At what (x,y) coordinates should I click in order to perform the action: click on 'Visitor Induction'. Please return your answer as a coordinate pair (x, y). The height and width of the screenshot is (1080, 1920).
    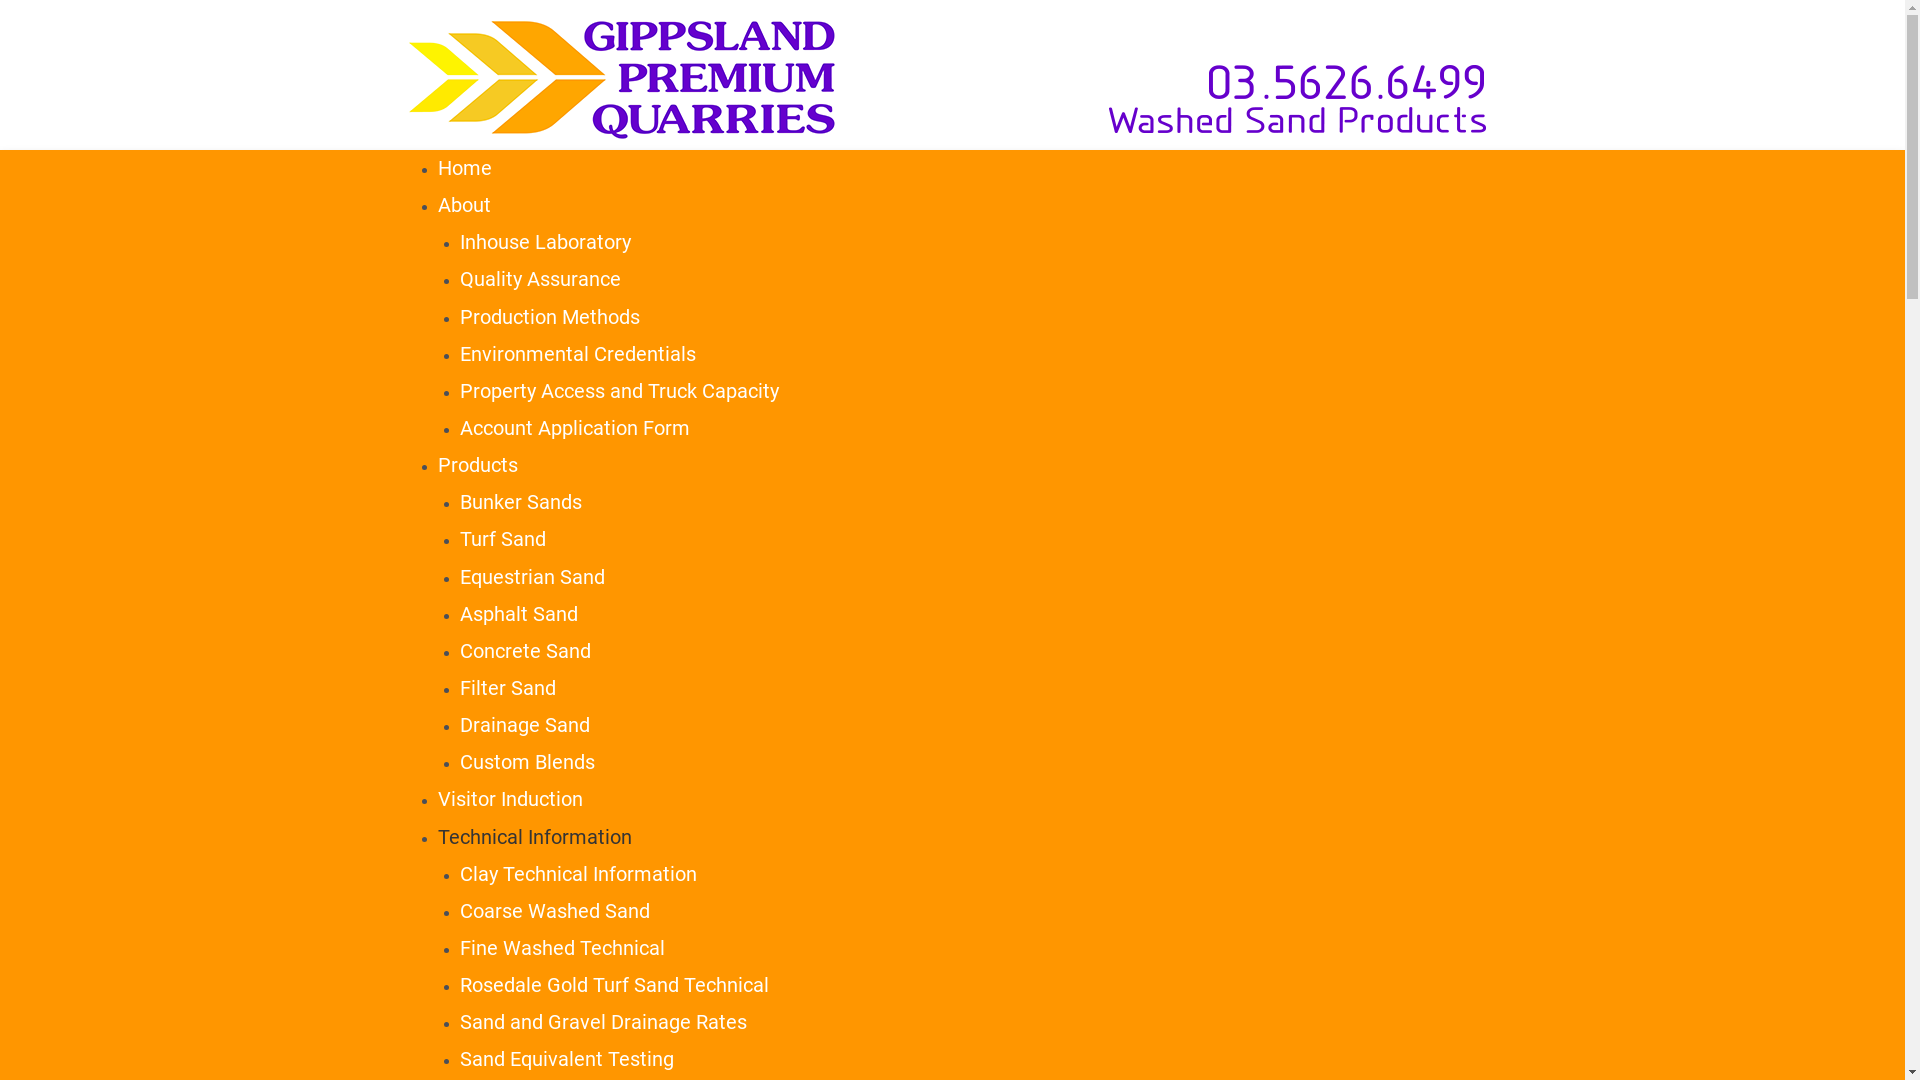
    Looking at the image, I should click on (510, 797).